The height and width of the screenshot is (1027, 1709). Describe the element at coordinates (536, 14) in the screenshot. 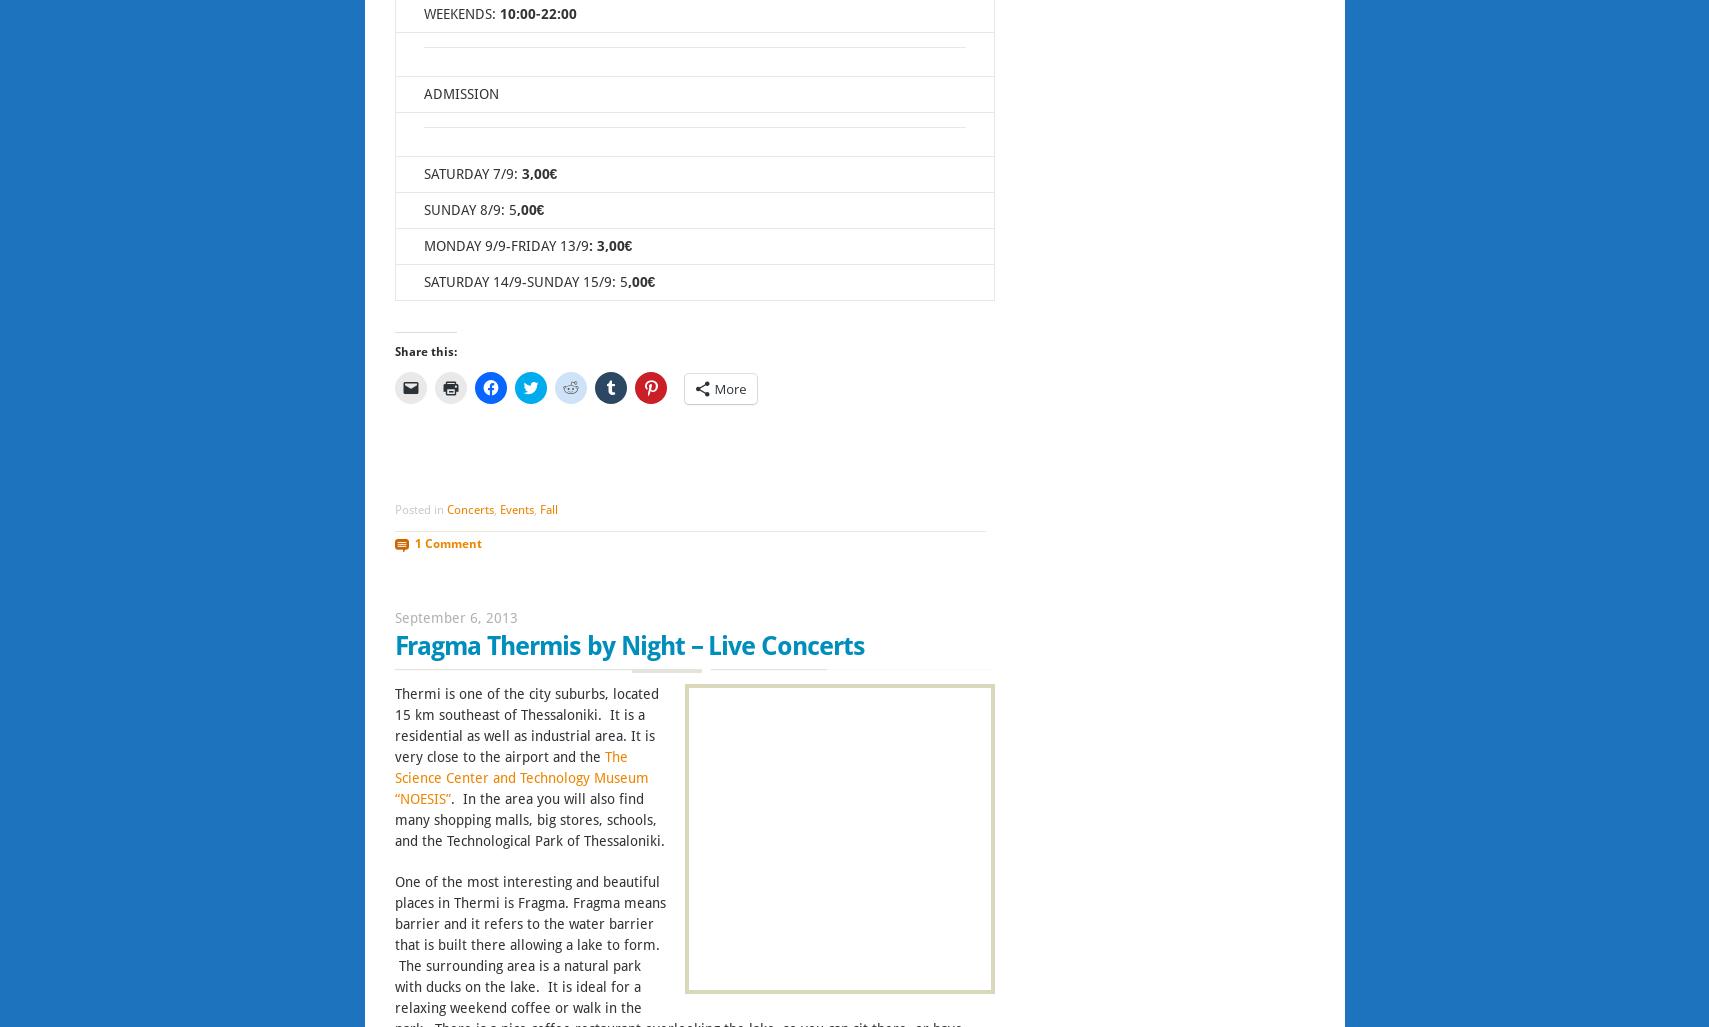

I see `'10:00-22:00'` at that location.